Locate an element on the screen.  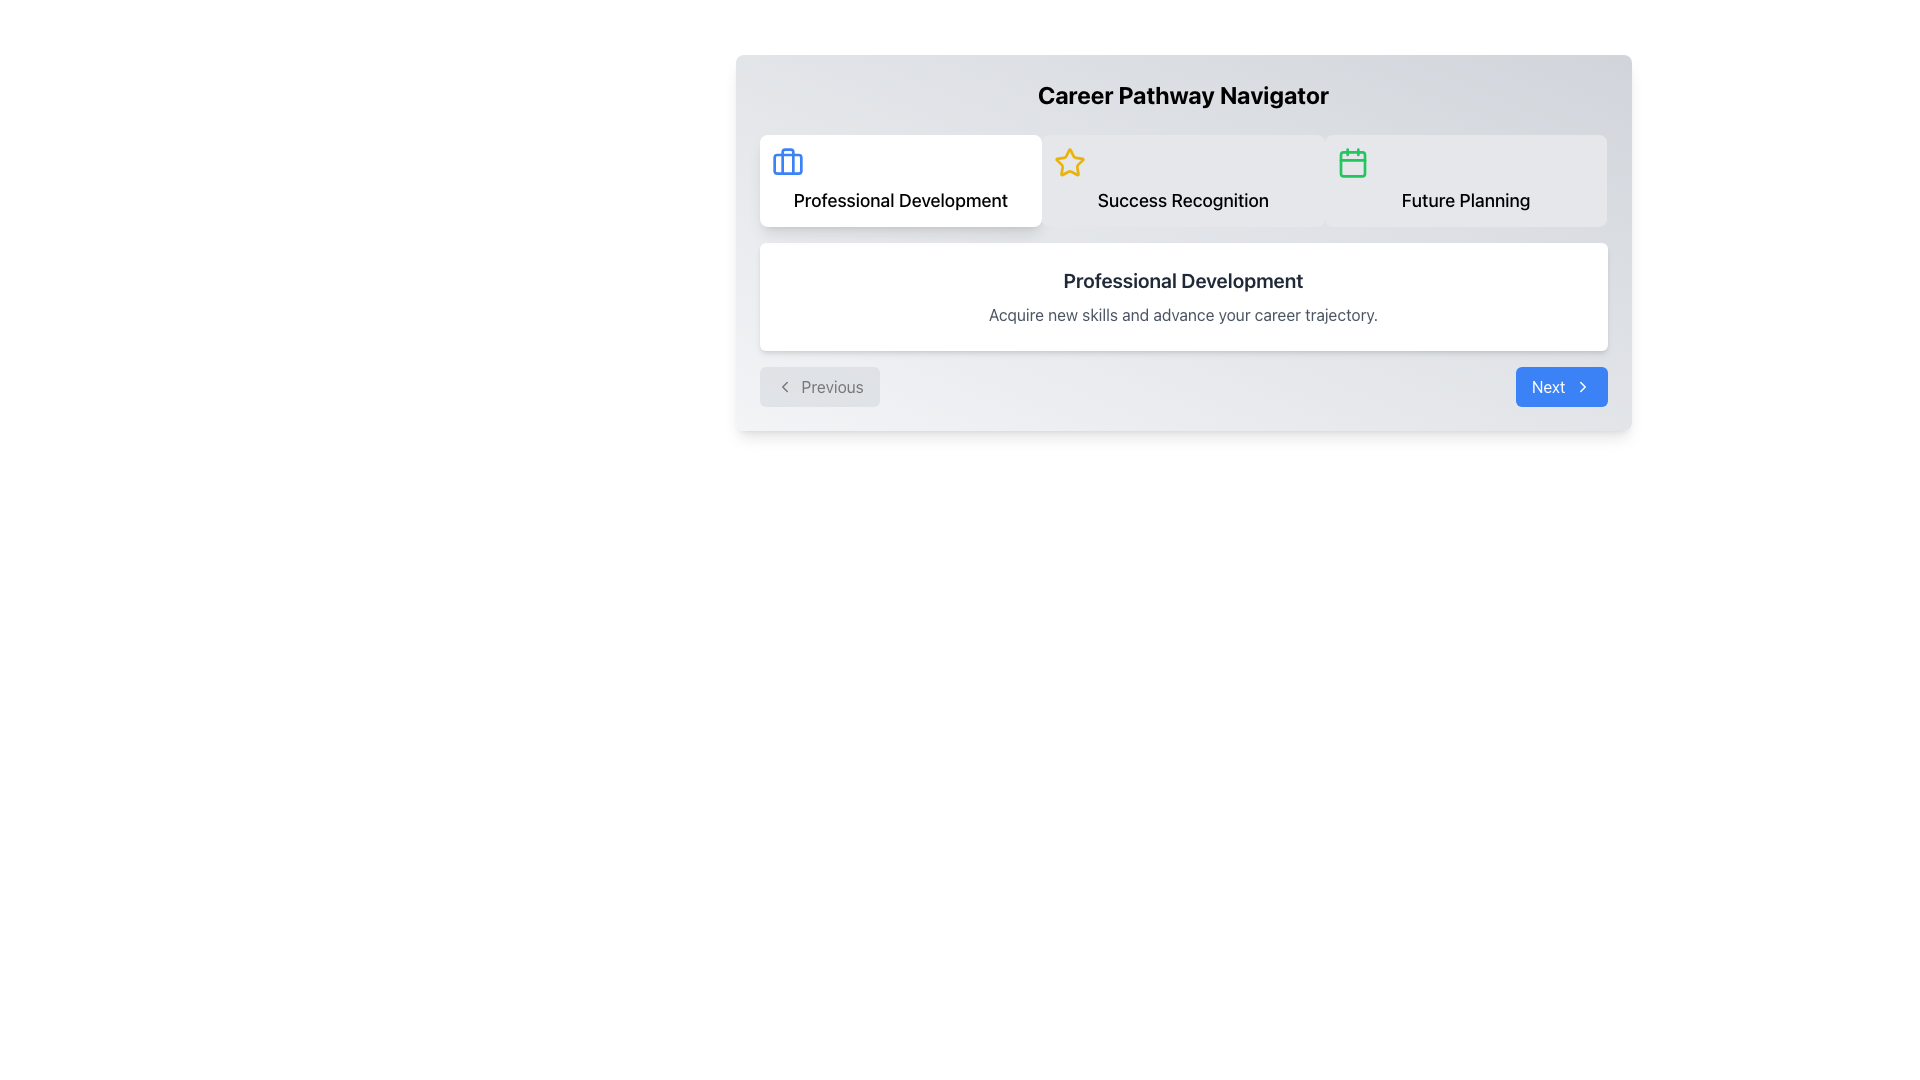
the green calendar icon with a bold outline located in the 'Future Planning' section at the top of the interface is located at coordinates (1352, 161).